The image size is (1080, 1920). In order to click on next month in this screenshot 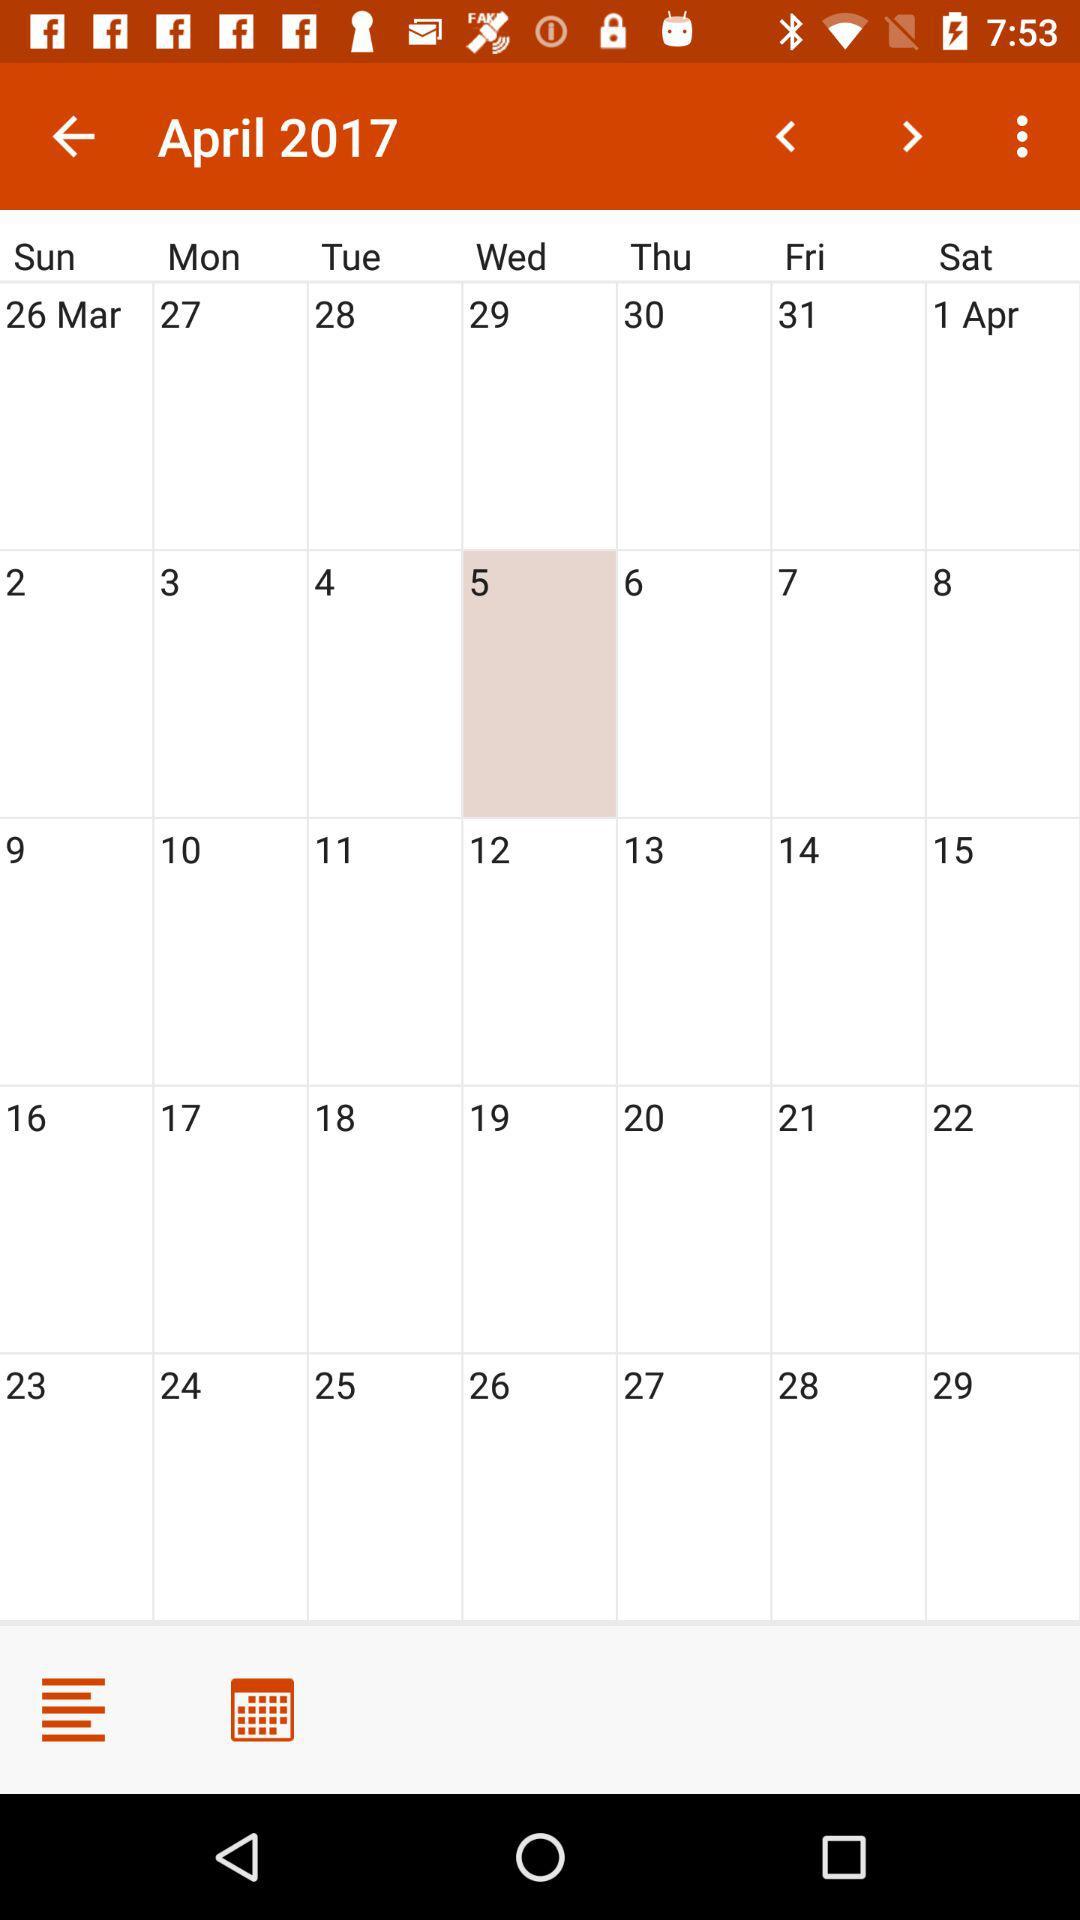, I will do `click(911, 135)`.